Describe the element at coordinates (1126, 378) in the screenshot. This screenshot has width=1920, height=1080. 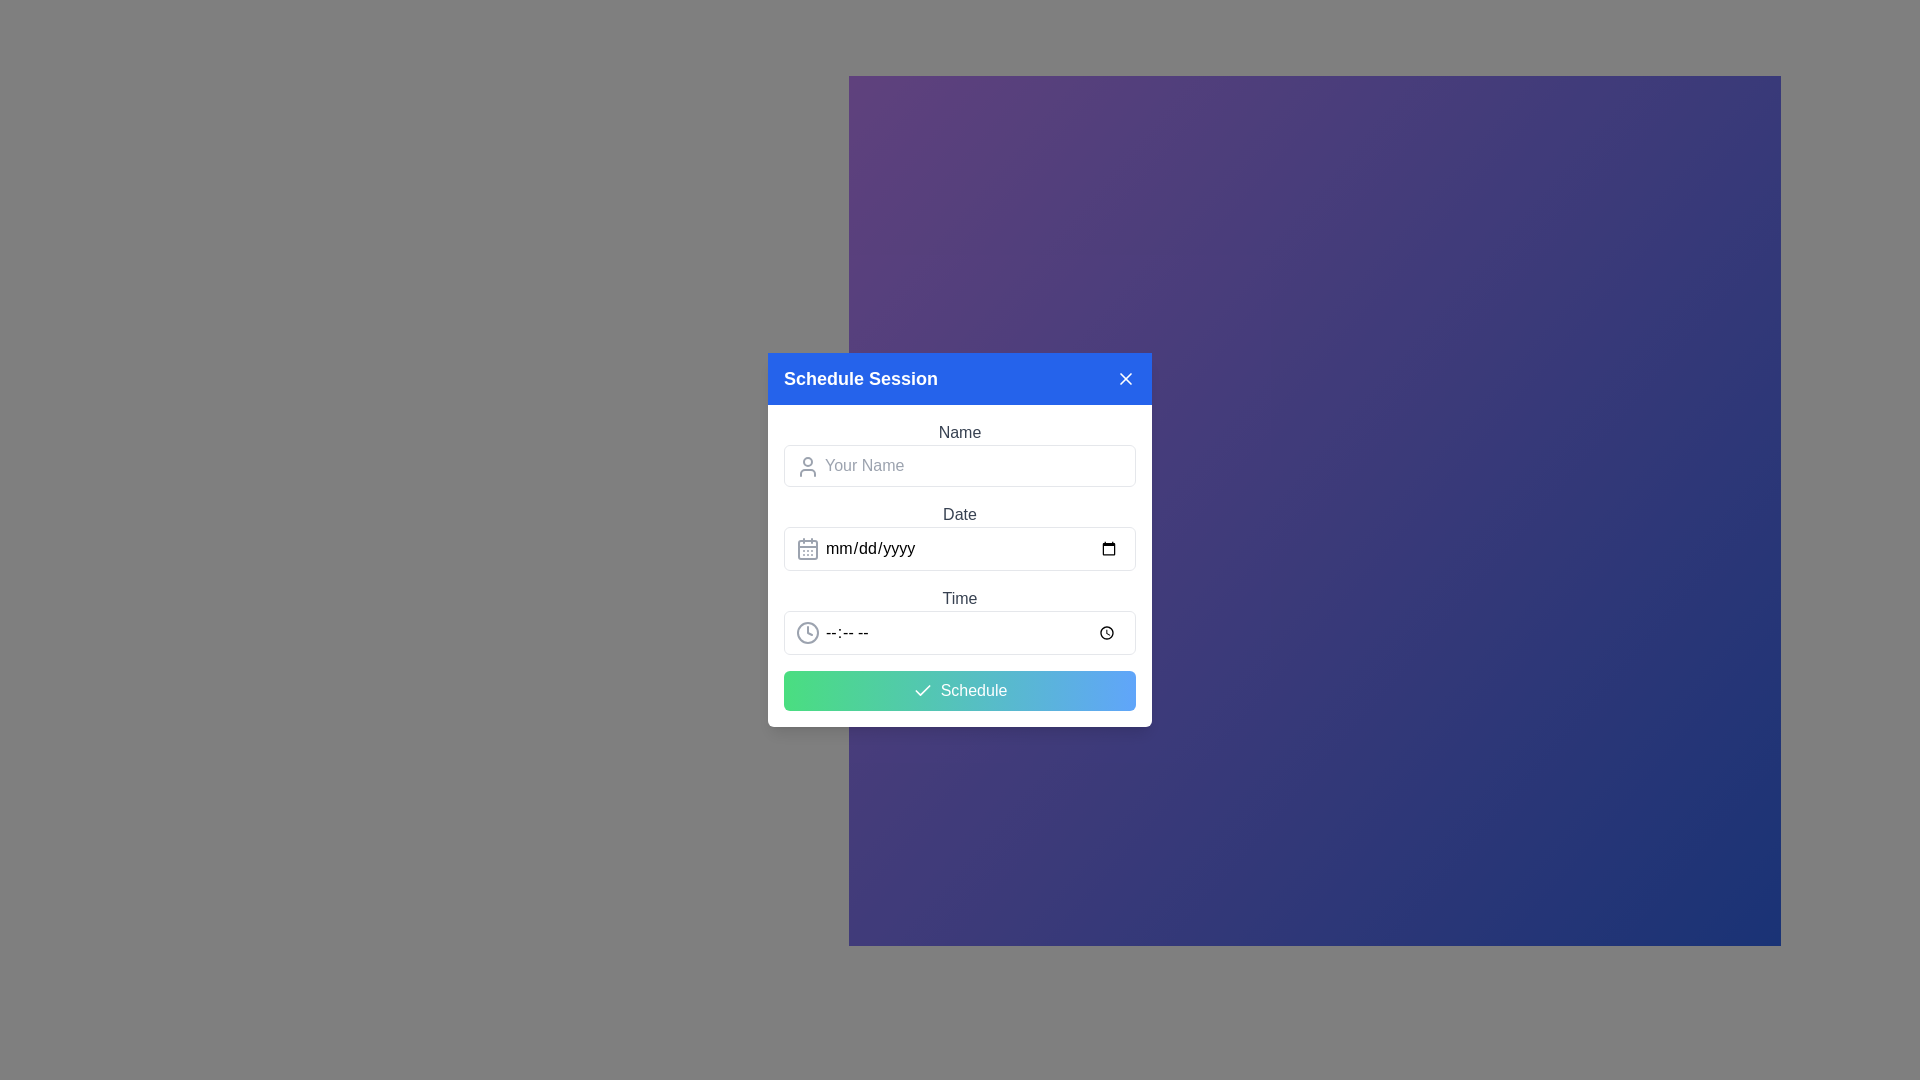
I see `the close button in the top-right corner of the 'Schedule Session' dialog` at that location.